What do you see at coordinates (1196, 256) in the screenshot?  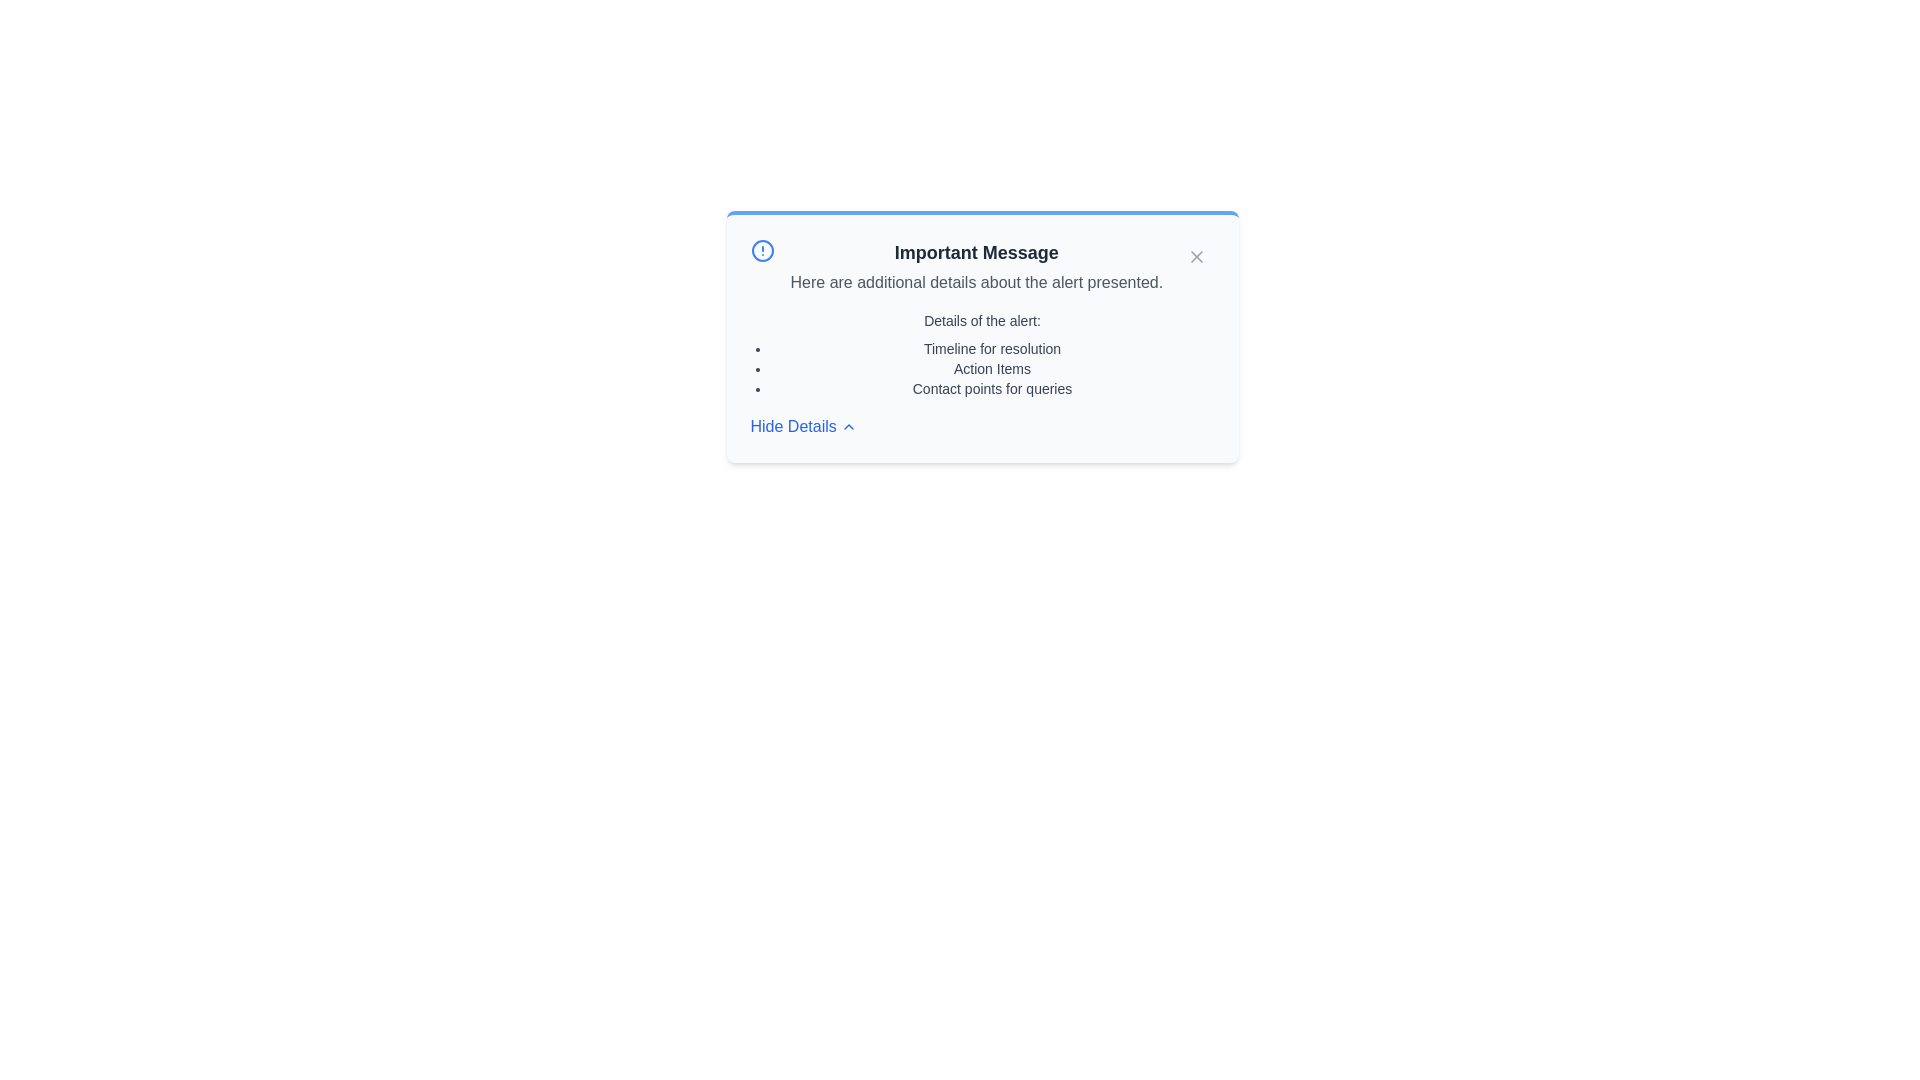 I see `the close button with a cross icon located at the top-right corner of the card containing the 'Important Message' title` at bounding box center [1196, 256].